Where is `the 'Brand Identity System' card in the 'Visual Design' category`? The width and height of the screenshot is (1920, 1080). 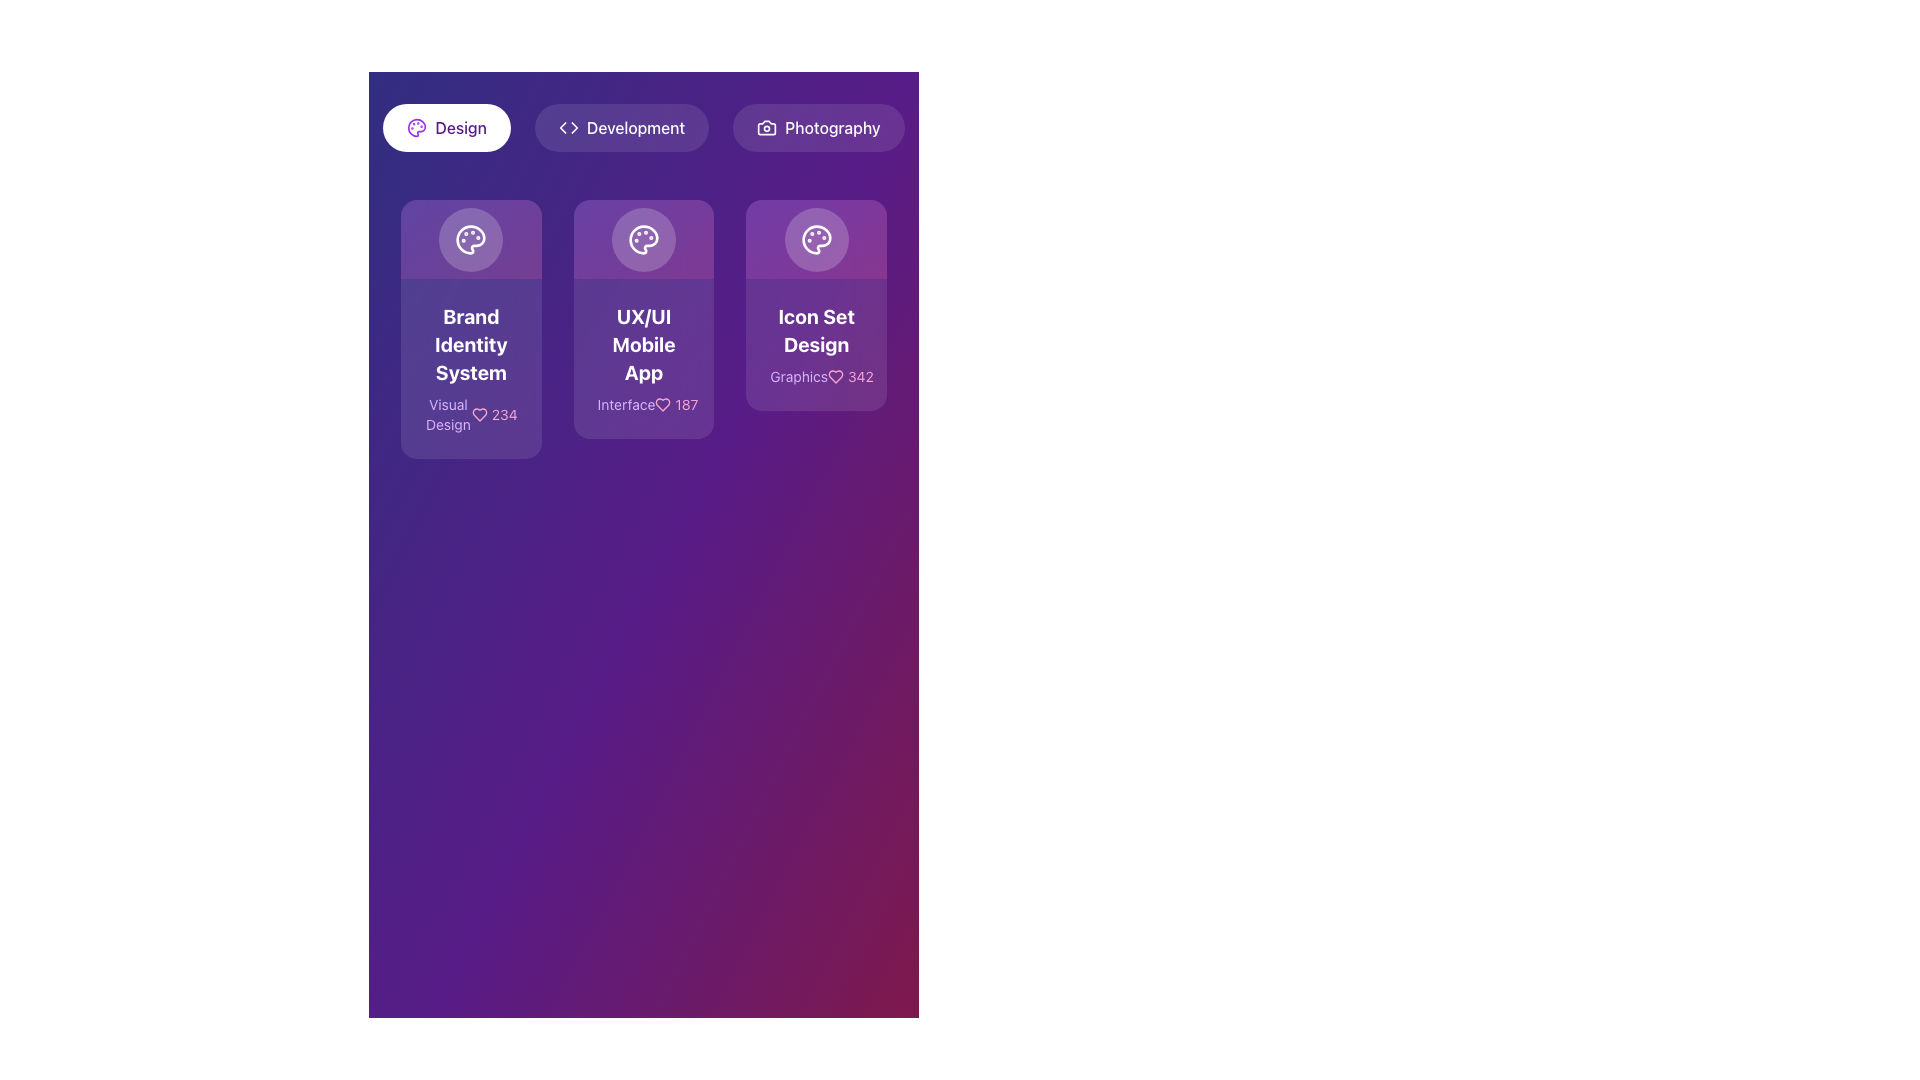
the 'Brand Identity System' card in the 'Visual Design' category is located at coordinates (470, 369).